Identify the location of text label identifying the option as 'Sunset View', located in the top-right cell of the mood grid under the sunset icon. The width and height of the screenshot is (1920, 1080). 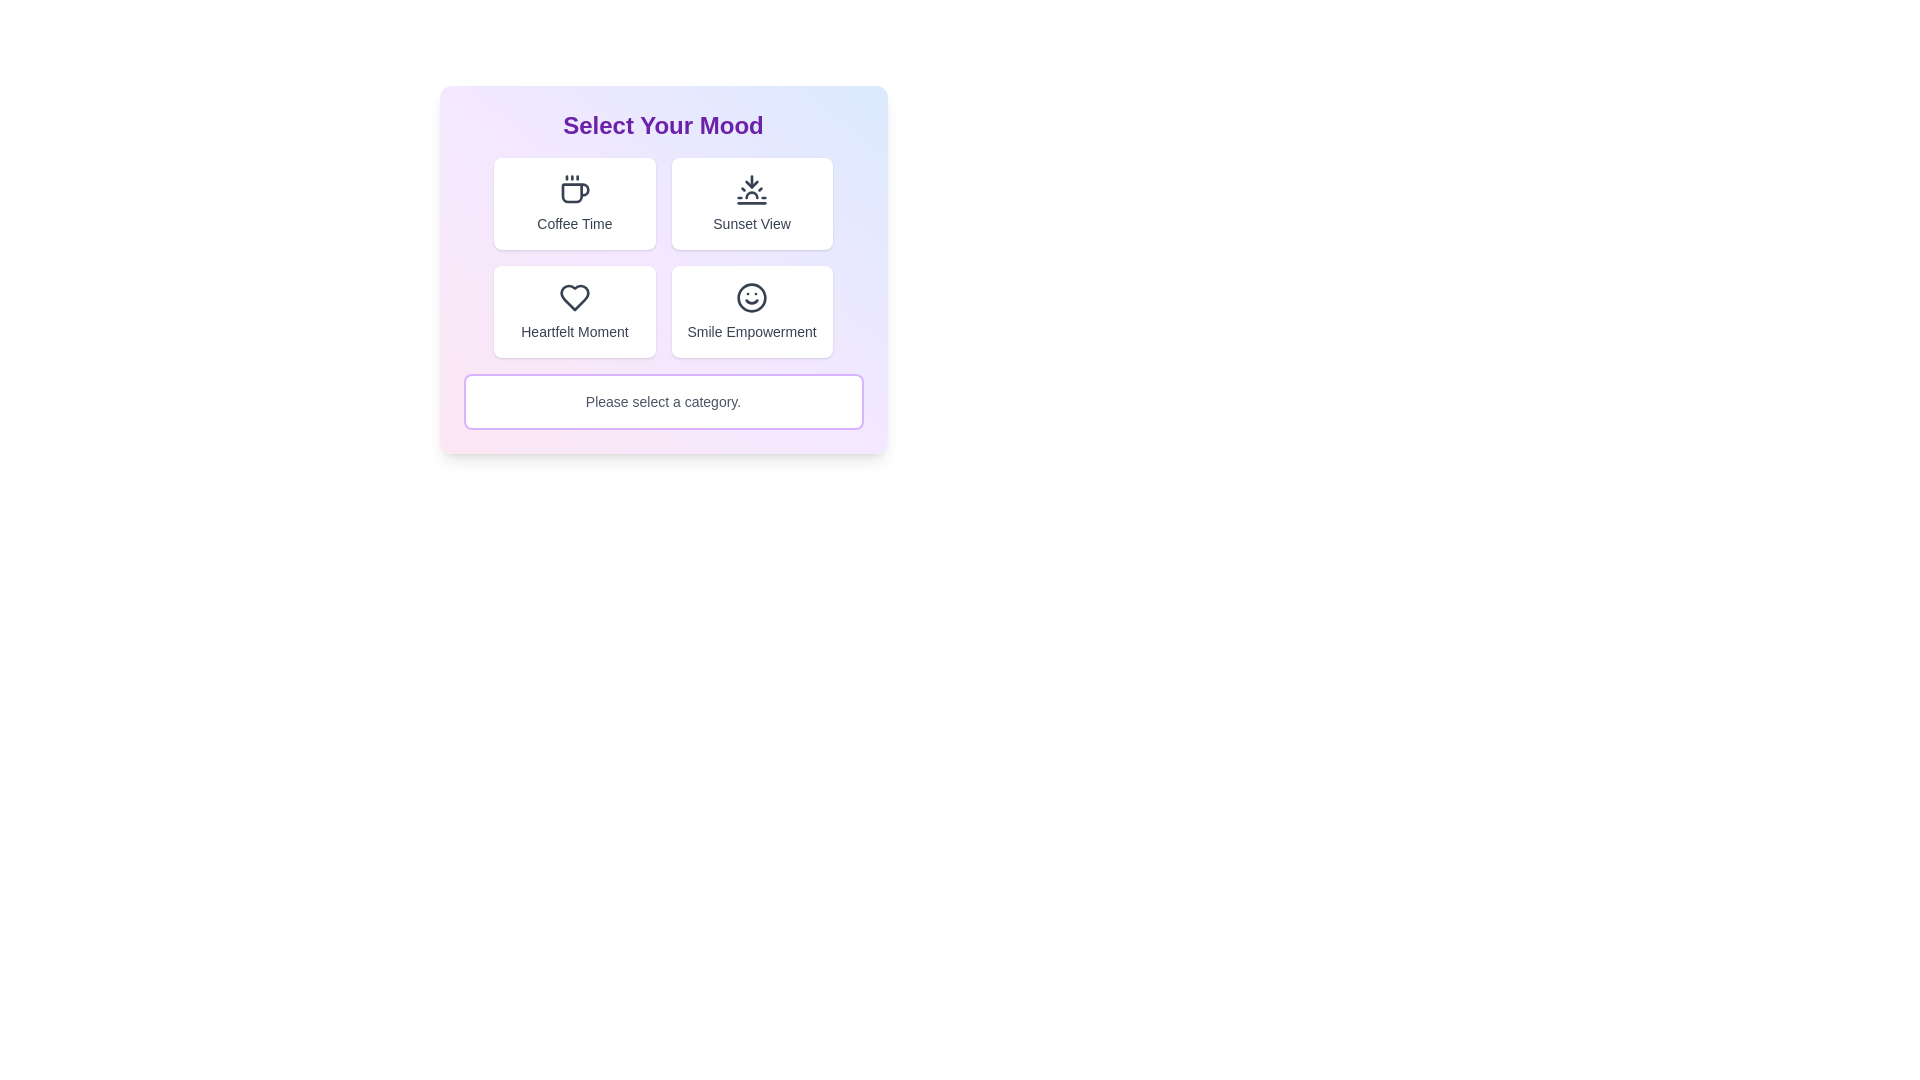
(751, 223).